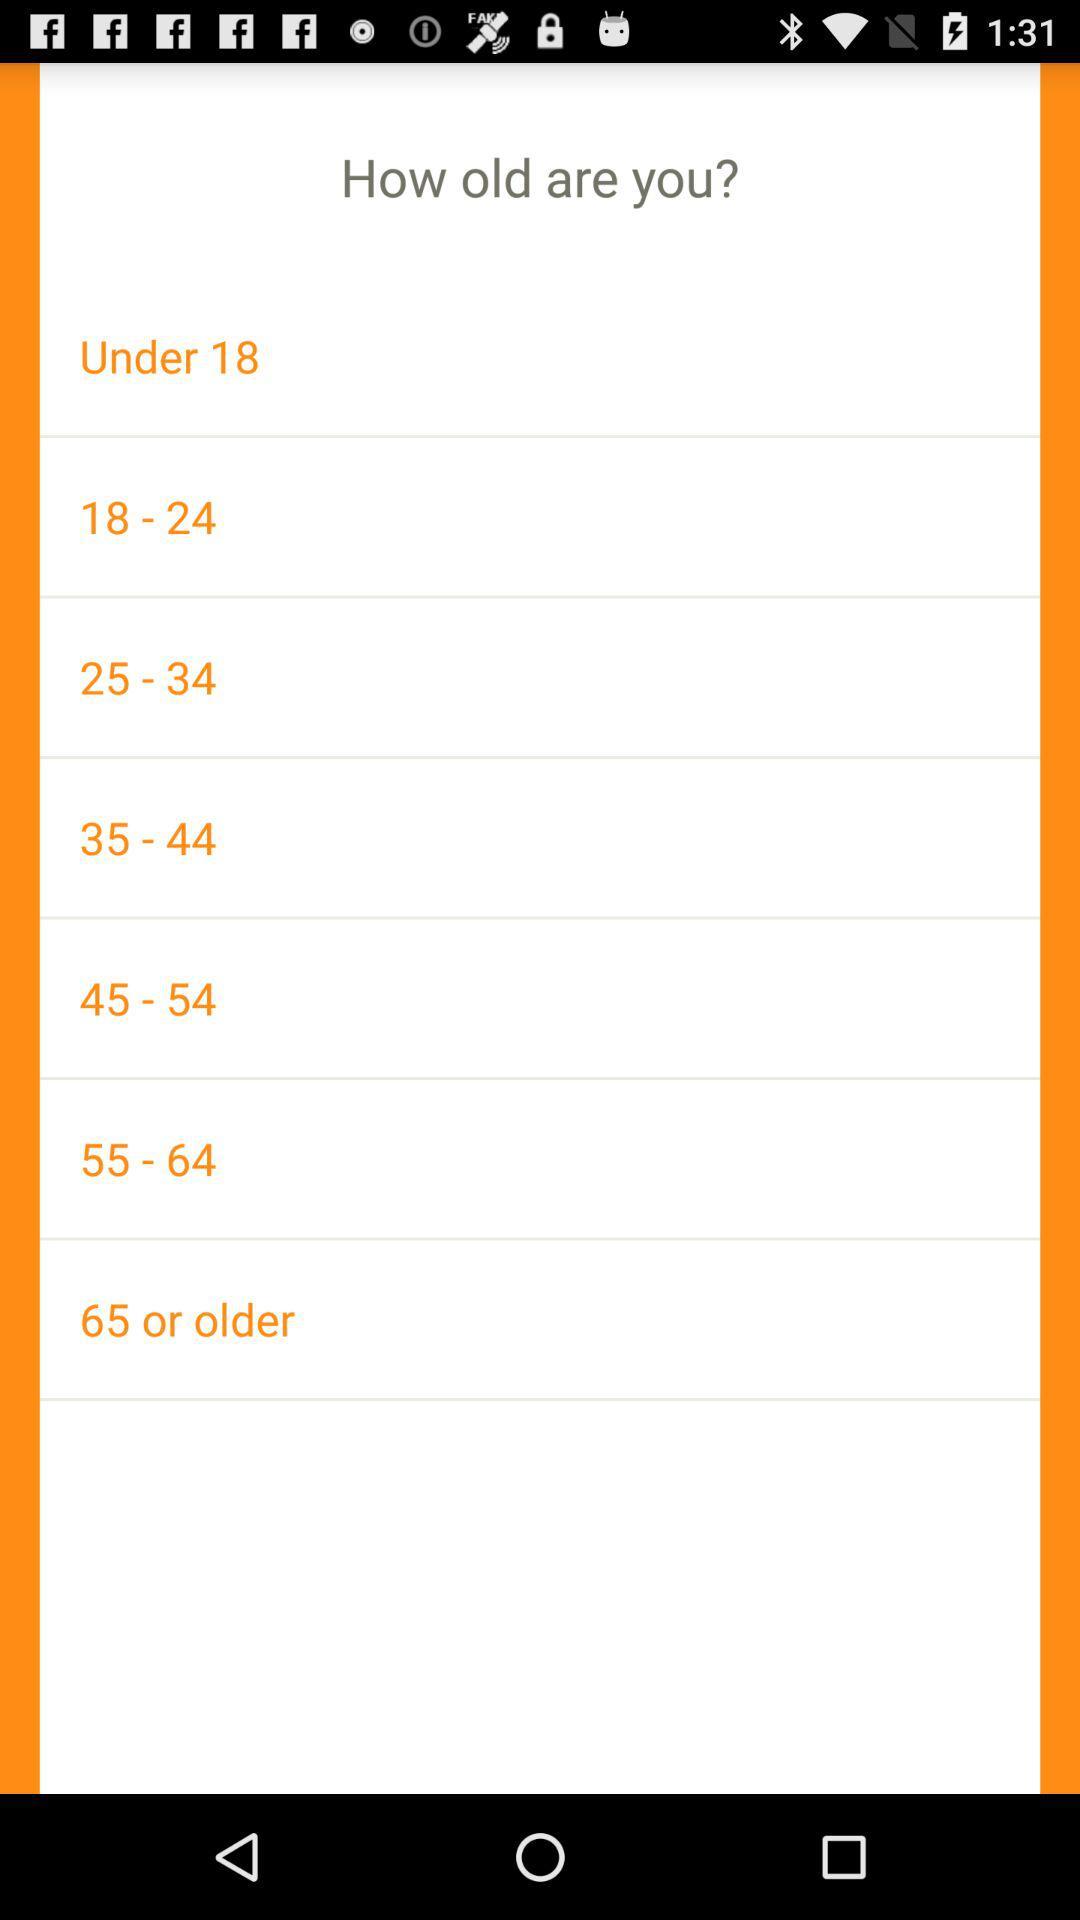 This screenshot has width=1080, height=1920. What do you see at coordinates (540, 1158) in the screenshot?
I see `the icon above 65 or older item` at bounding box center [540, 1158].